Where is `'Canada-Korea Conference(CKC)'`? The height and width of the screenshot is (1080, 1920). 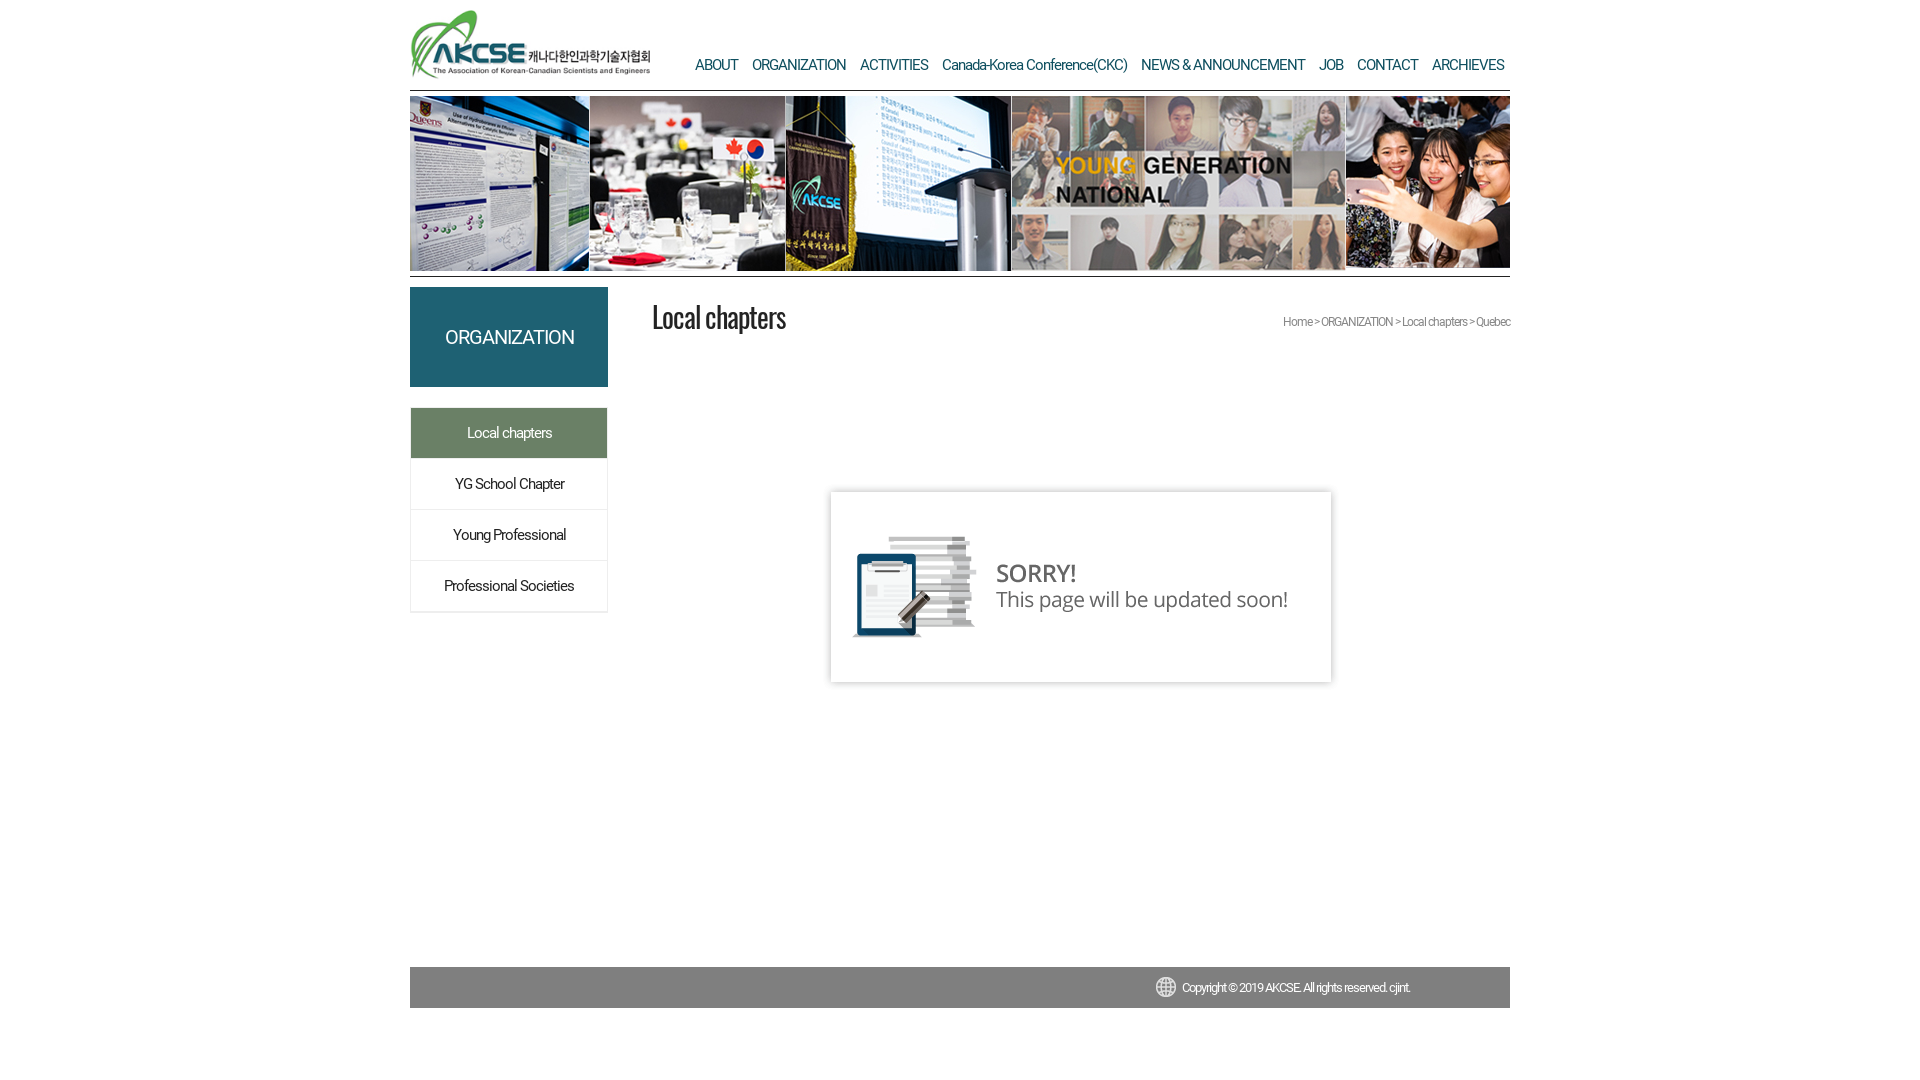
'Canada-Korea Conference(CKC)' is located at coordinates (1034, 64).